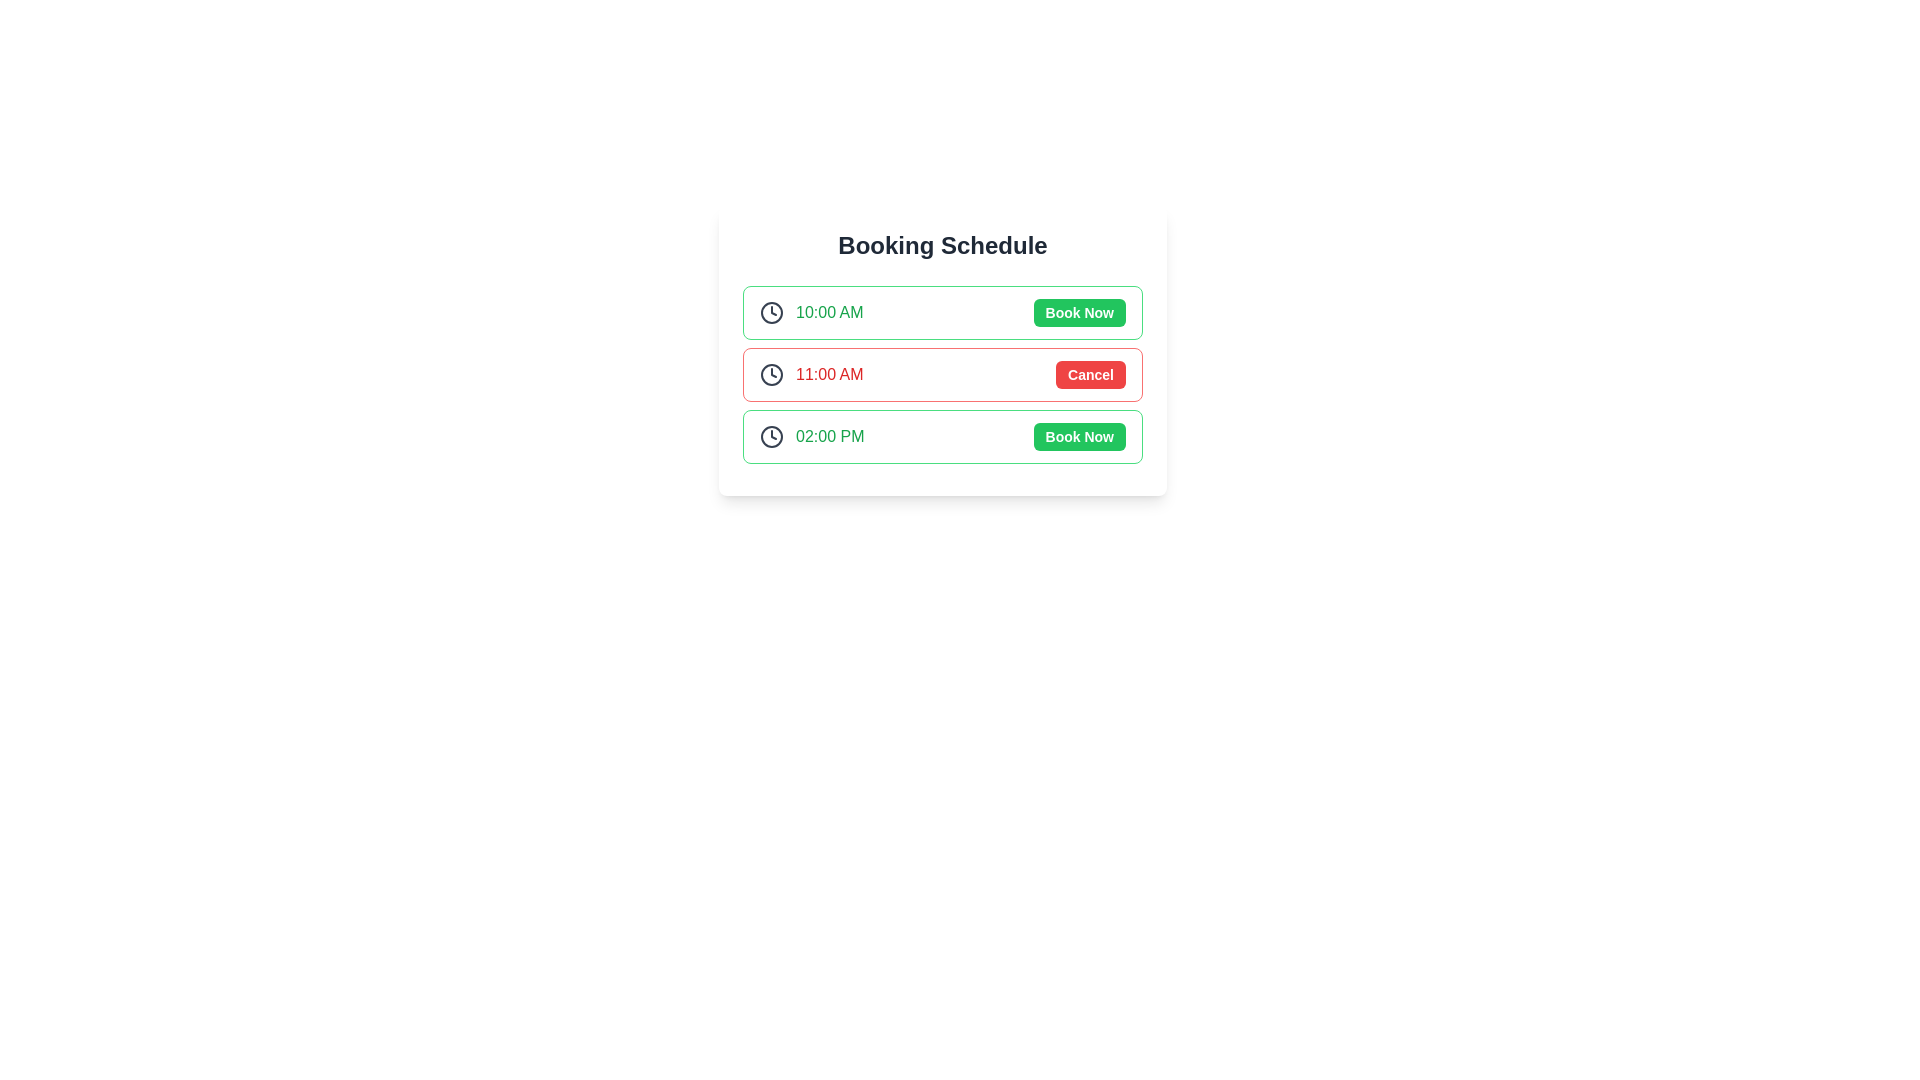 Image resolution: width=1920 pixels, height=1080 pixels. Describe the element at coordinates (829, 312) in the screenshot. I see `the text display element showing the time slot '10:00 AM', which is the first entry in a vertical list of schedule options` at that location.